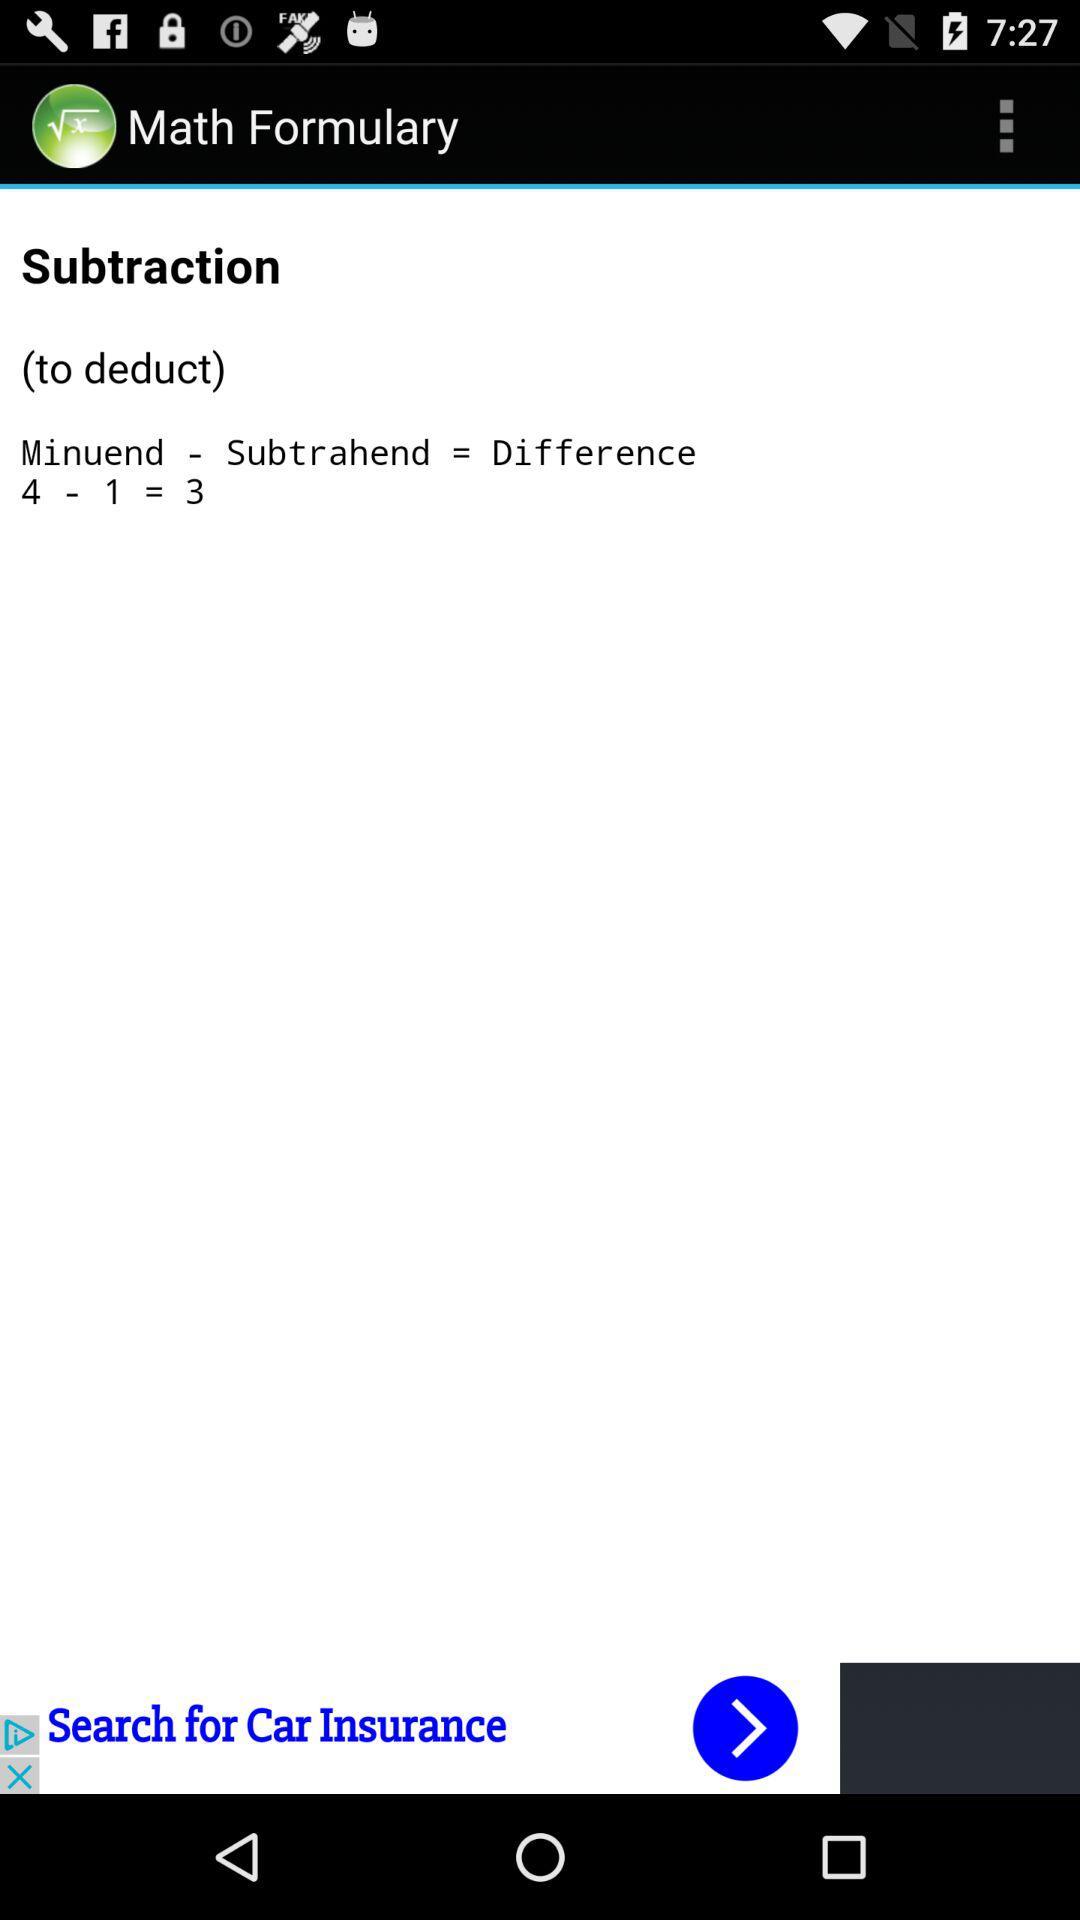  I want to click on formula, so click(540, 403).